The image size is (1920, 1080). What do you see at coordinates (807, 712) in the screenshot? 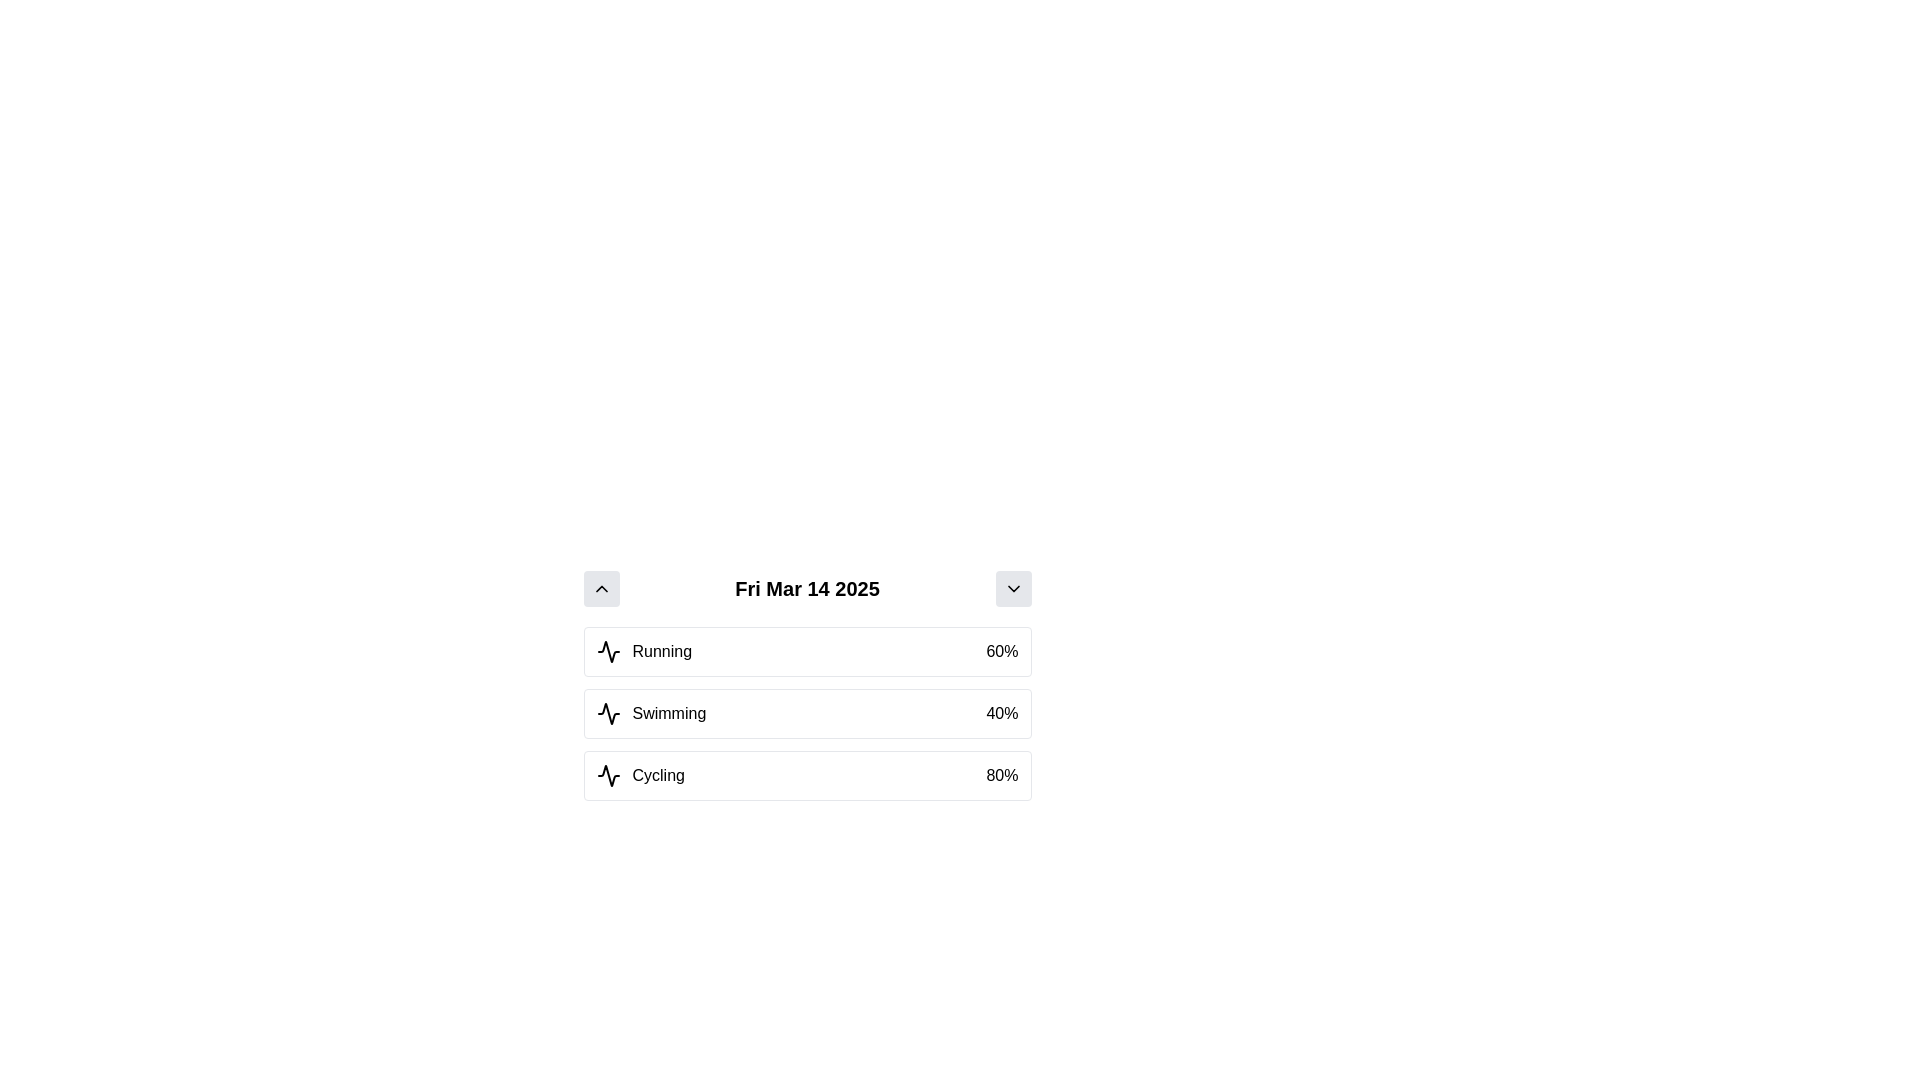
I see `the 'Swimming' activity information display, which shows '40%' and is located in the second row of a vertical list of activities` at bounding box center [807, 712].